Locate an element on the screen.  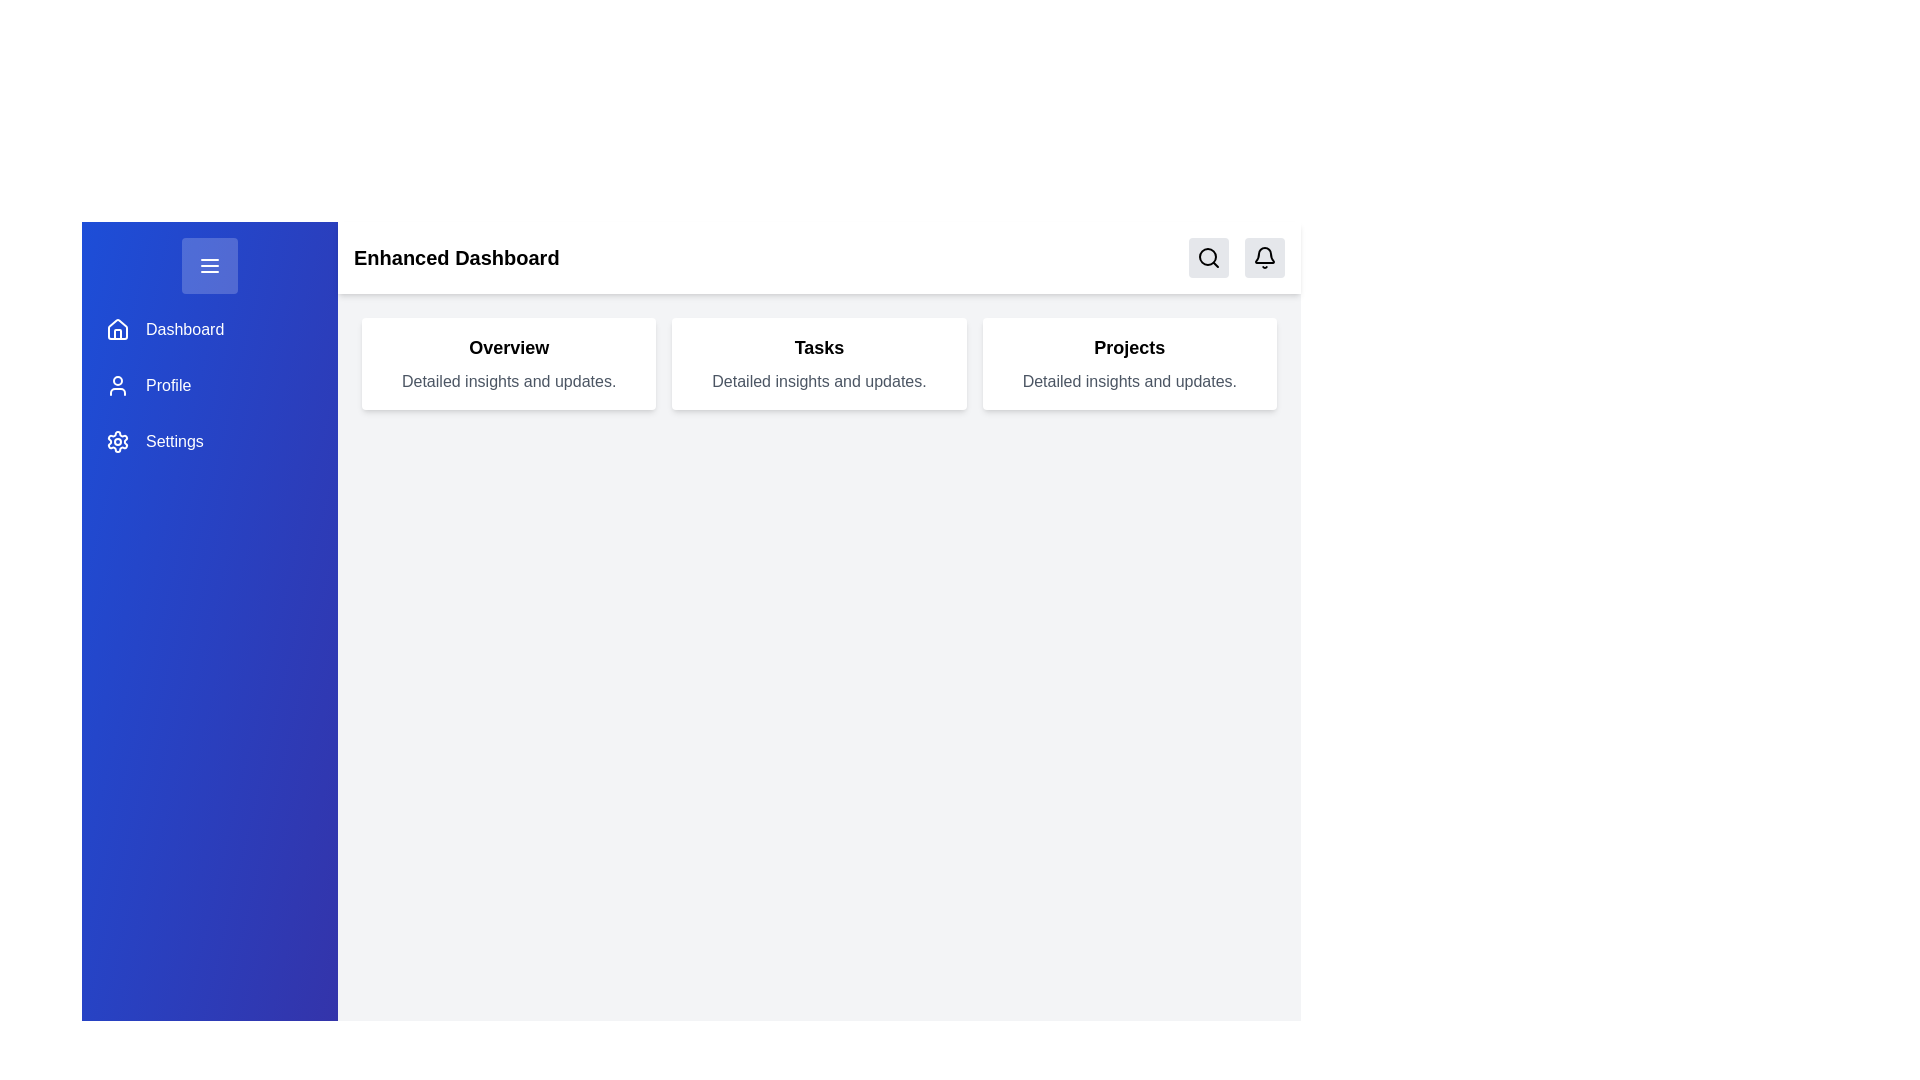
the third informational card titled 'Projects' in the grid, which provides insights and updates related to projects is located at coordinates (1129, 363).